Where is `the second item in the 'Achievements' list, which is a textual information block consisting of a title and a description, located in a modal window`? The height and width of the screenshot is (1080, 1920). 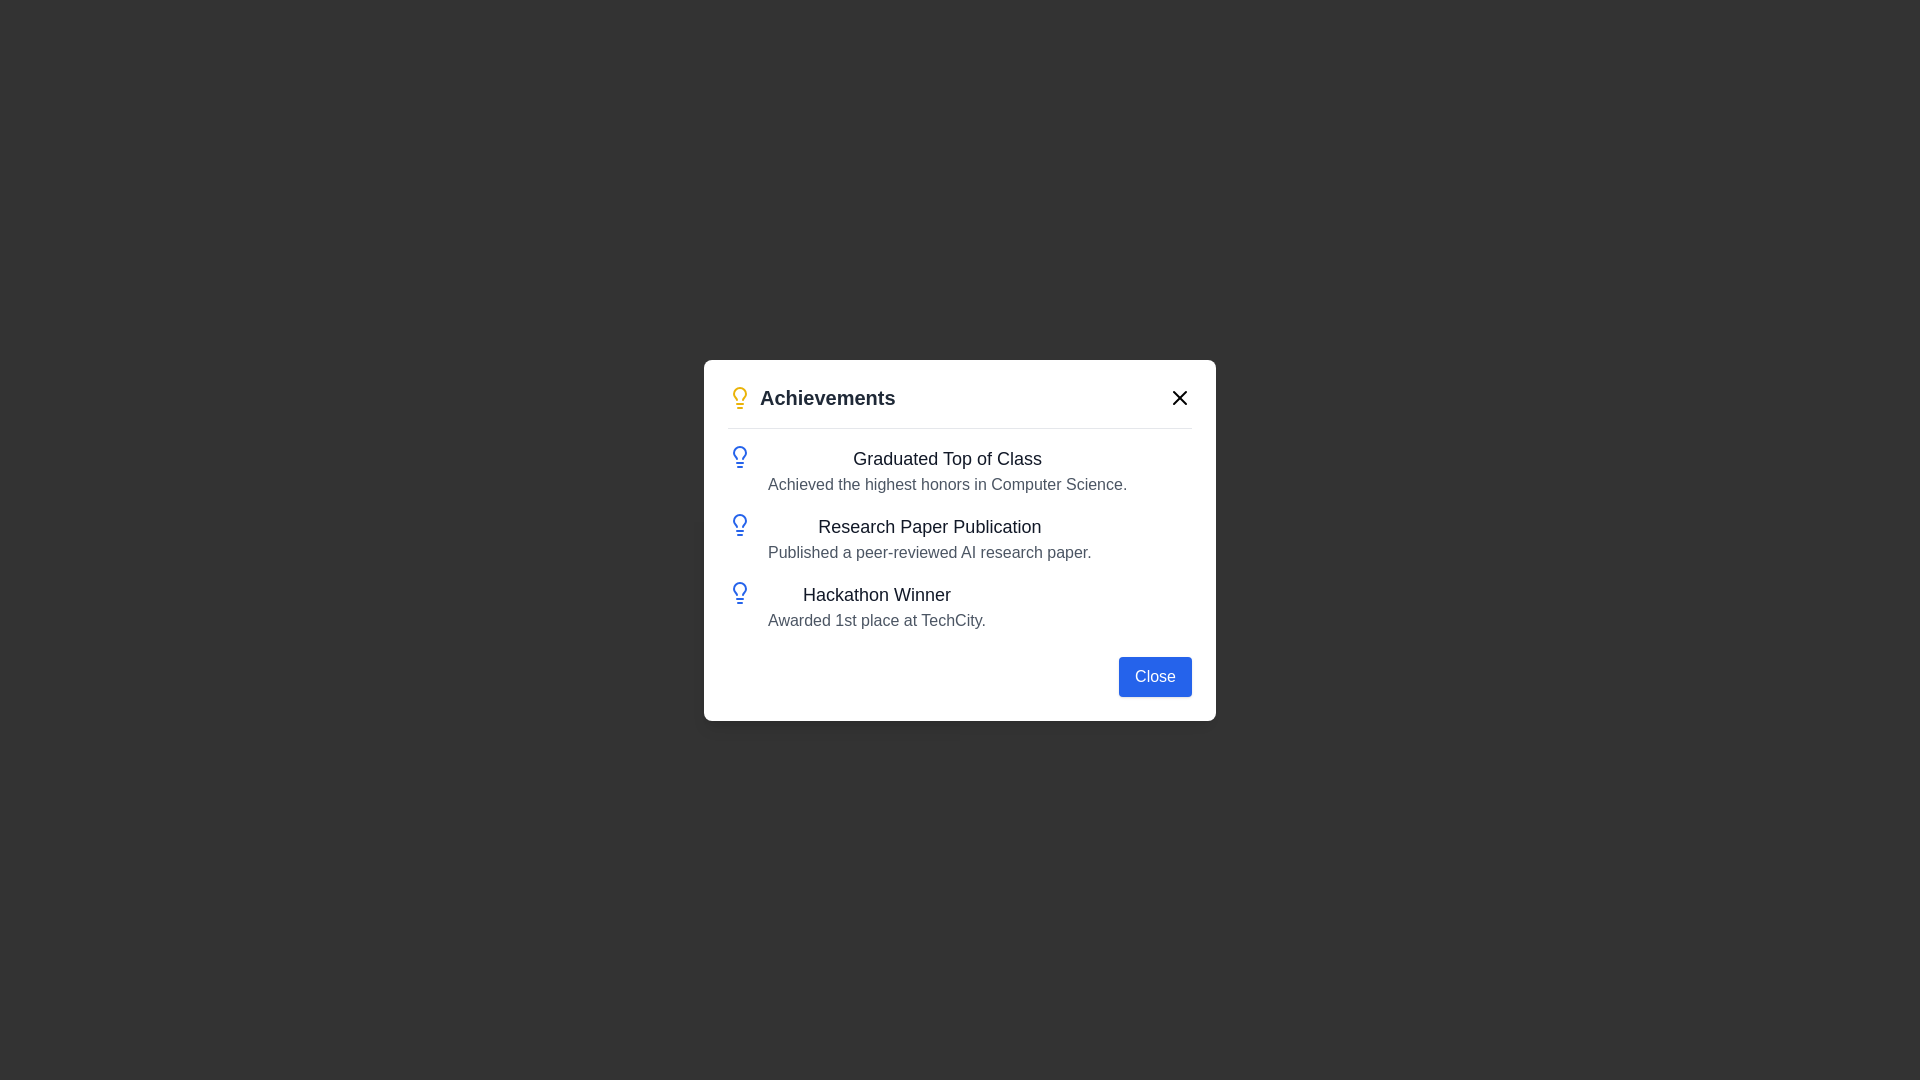
the second item in the 'Achievements' list, which is a textual information block consisting of a title and a description, located in a modal window is located at coordinates (928, 537).